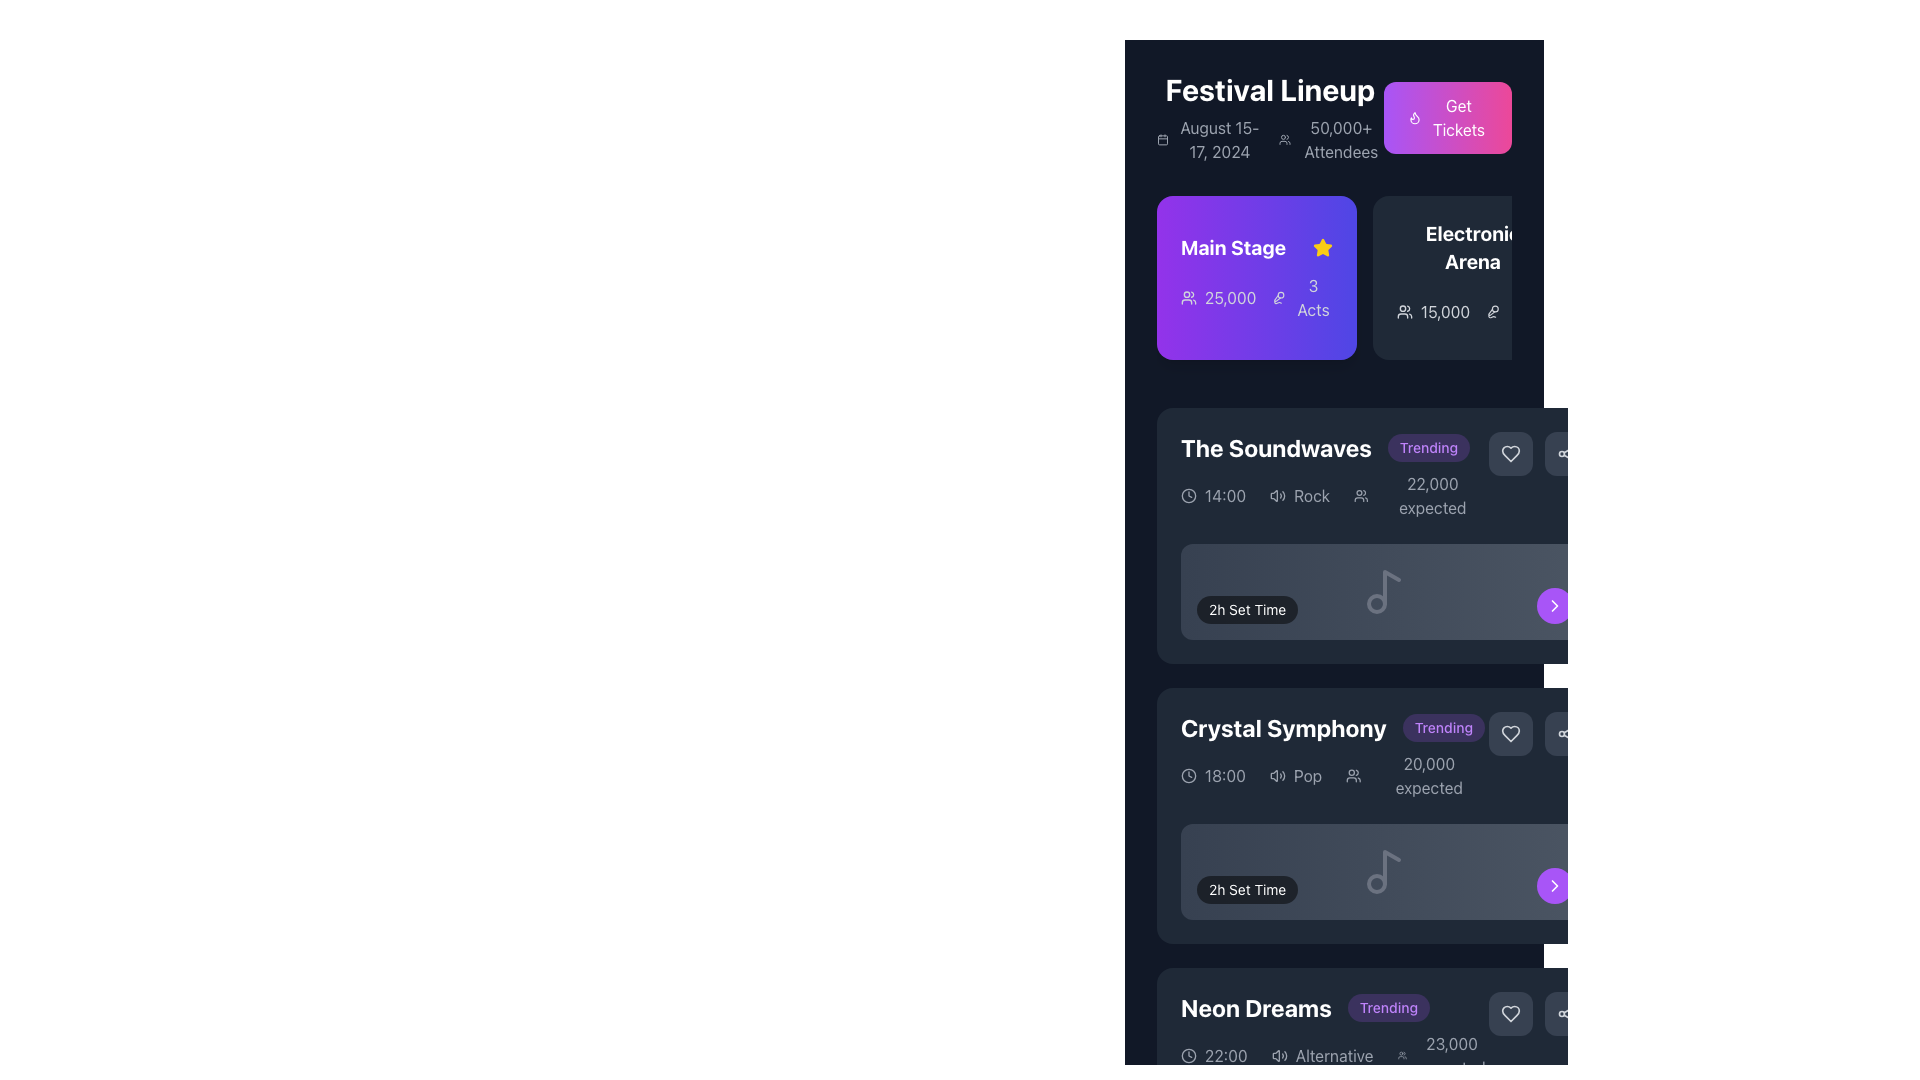 This screenshot has height=1080, width=1920. I want to click on the Heart icon located in the top-right region of the 'Crystal Symphony' section, so click(1511, 733).